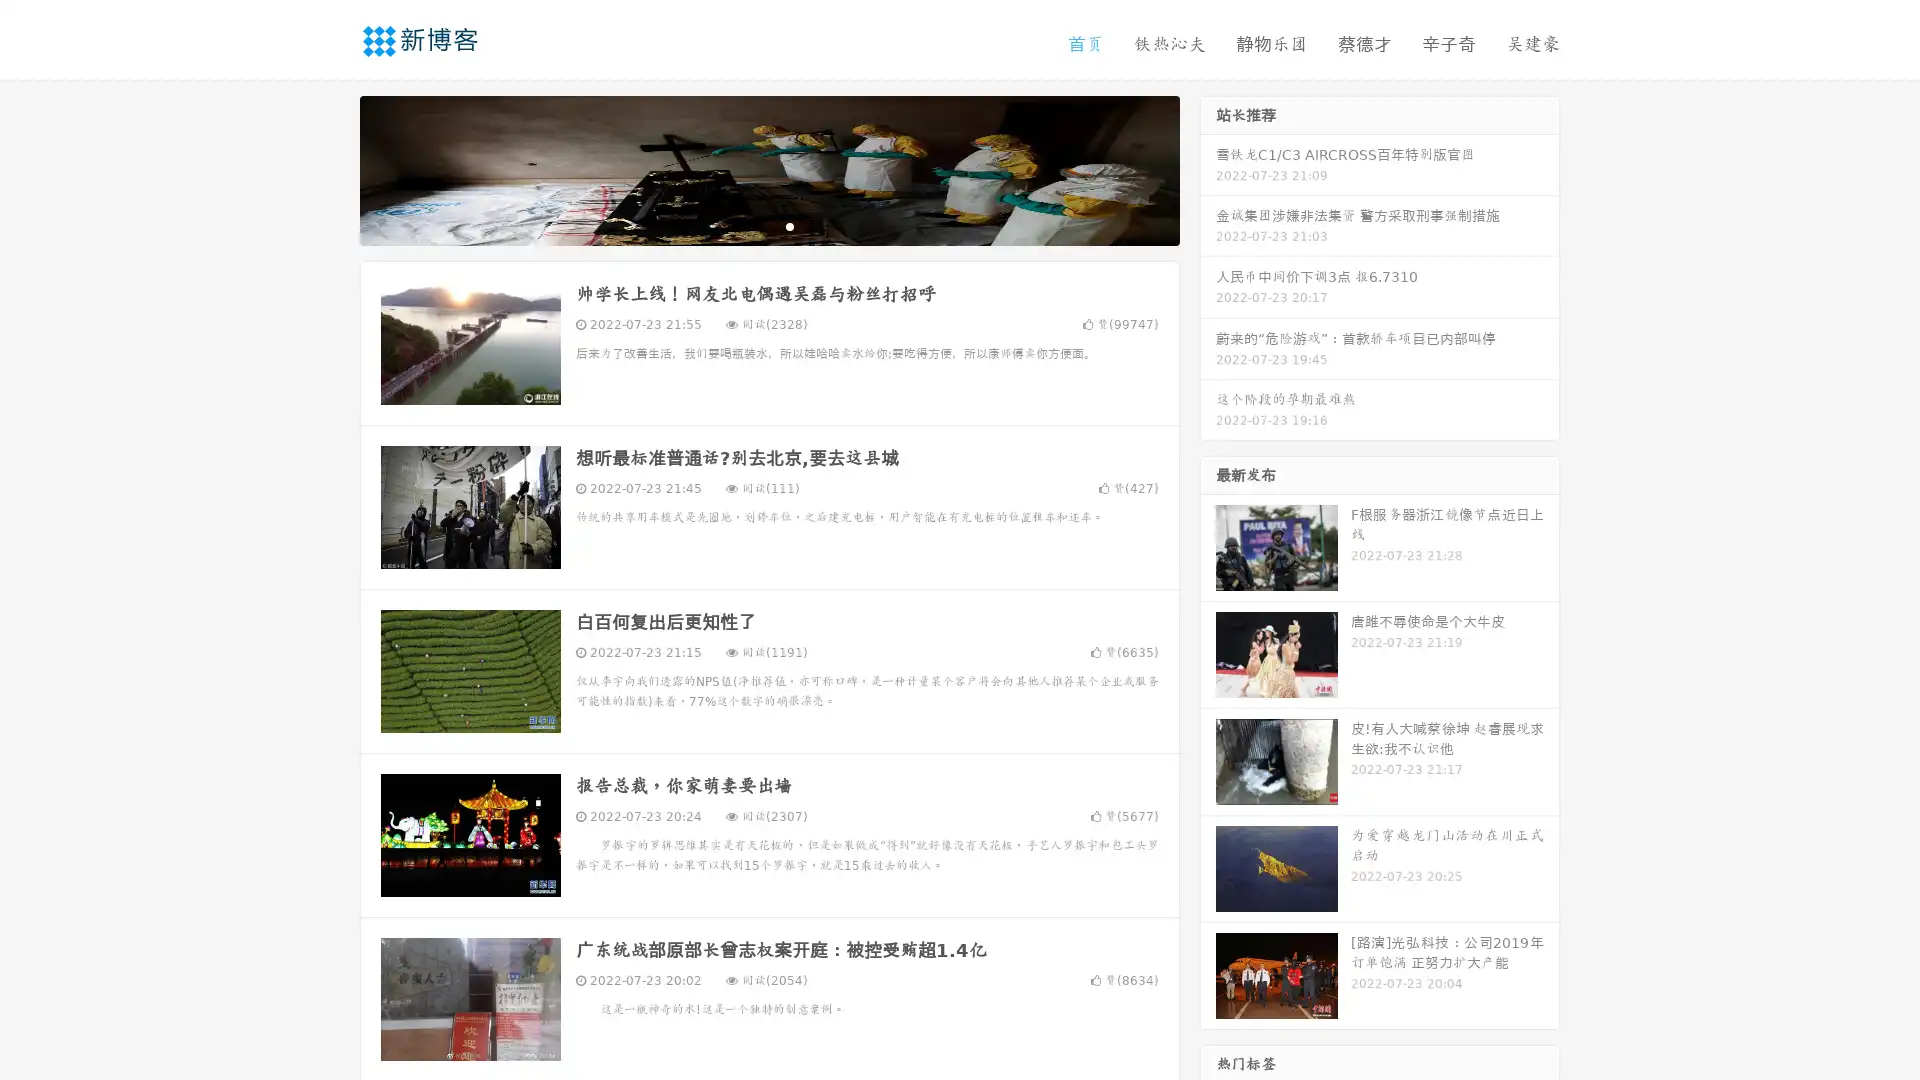 This screenshot has height=1080, width=1920. I want to click on Go to slide 3, so click(789, 225).